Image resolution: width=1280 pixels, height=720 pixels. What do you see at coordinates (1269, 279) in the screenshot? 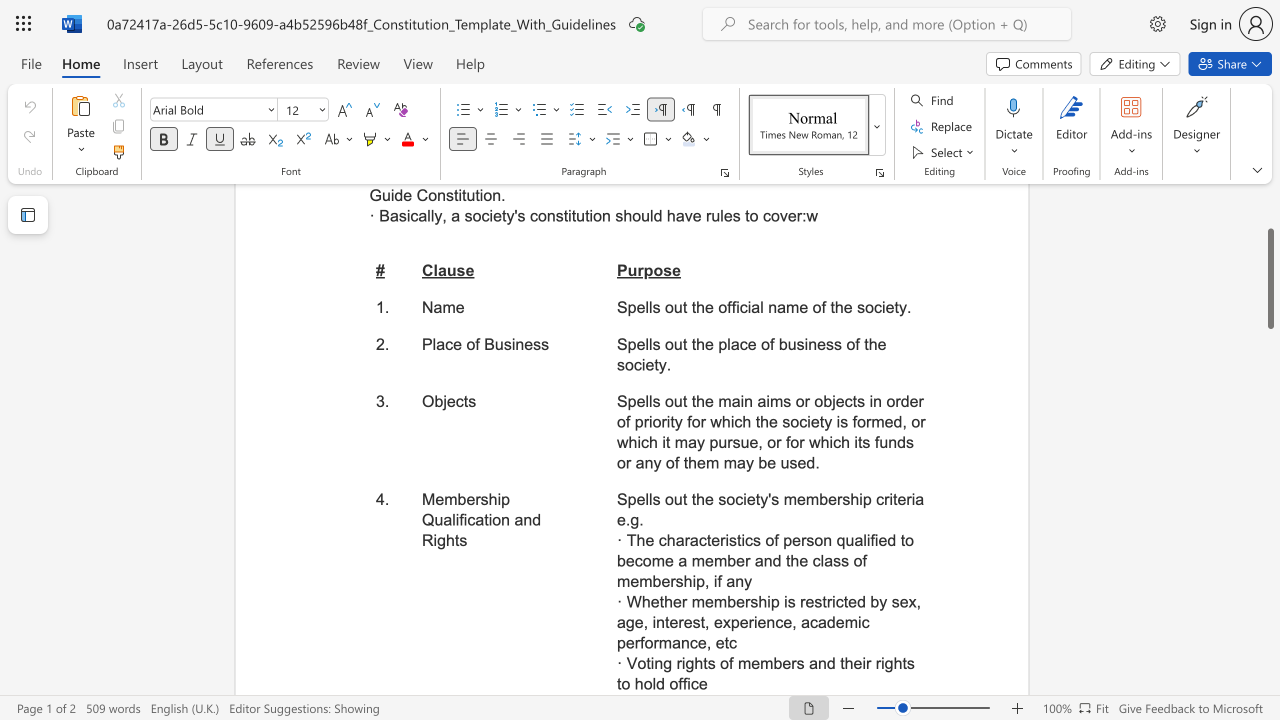
I see `the scrollbar and move up 60 pixels` at bounding box center [1269, 279].